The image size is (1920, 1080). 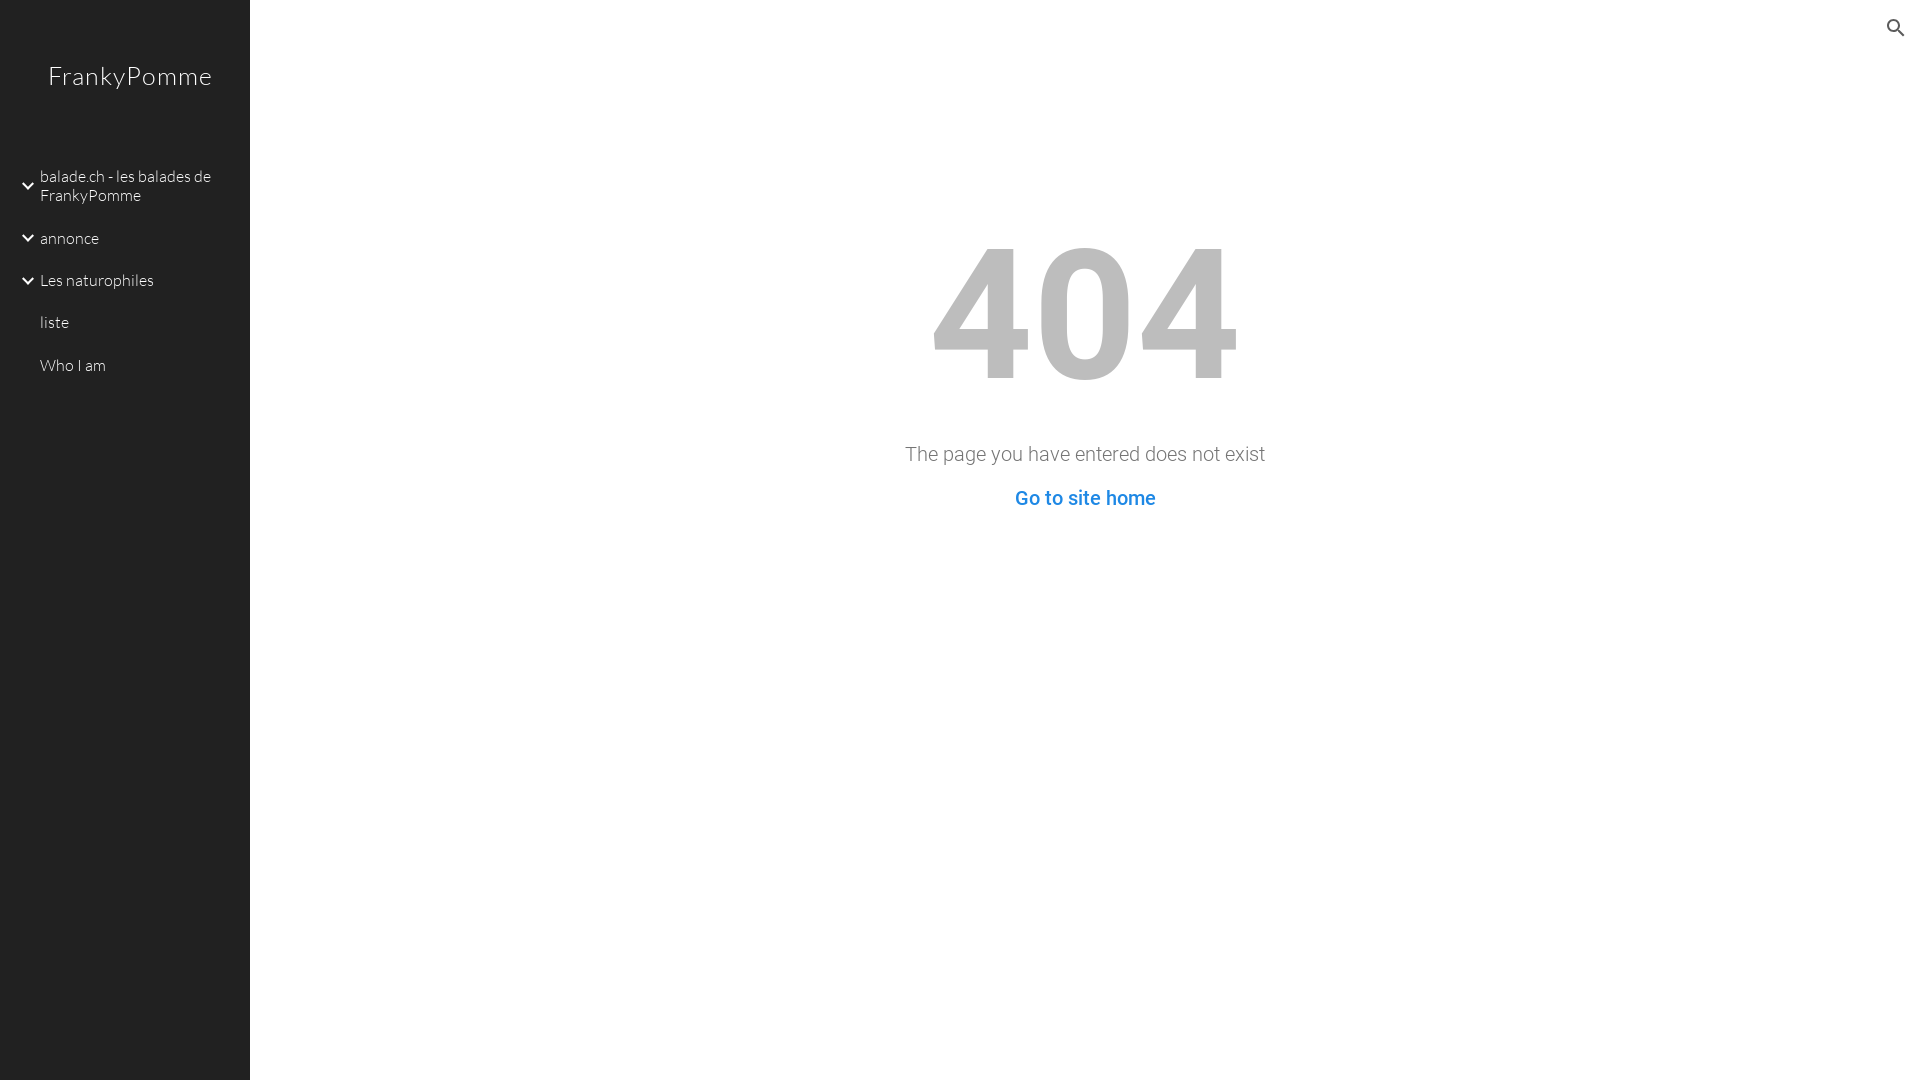 What do you see at coordinates (35, 322) in the screenshot?
I see `'liste'` at bounding box center [35, 322].